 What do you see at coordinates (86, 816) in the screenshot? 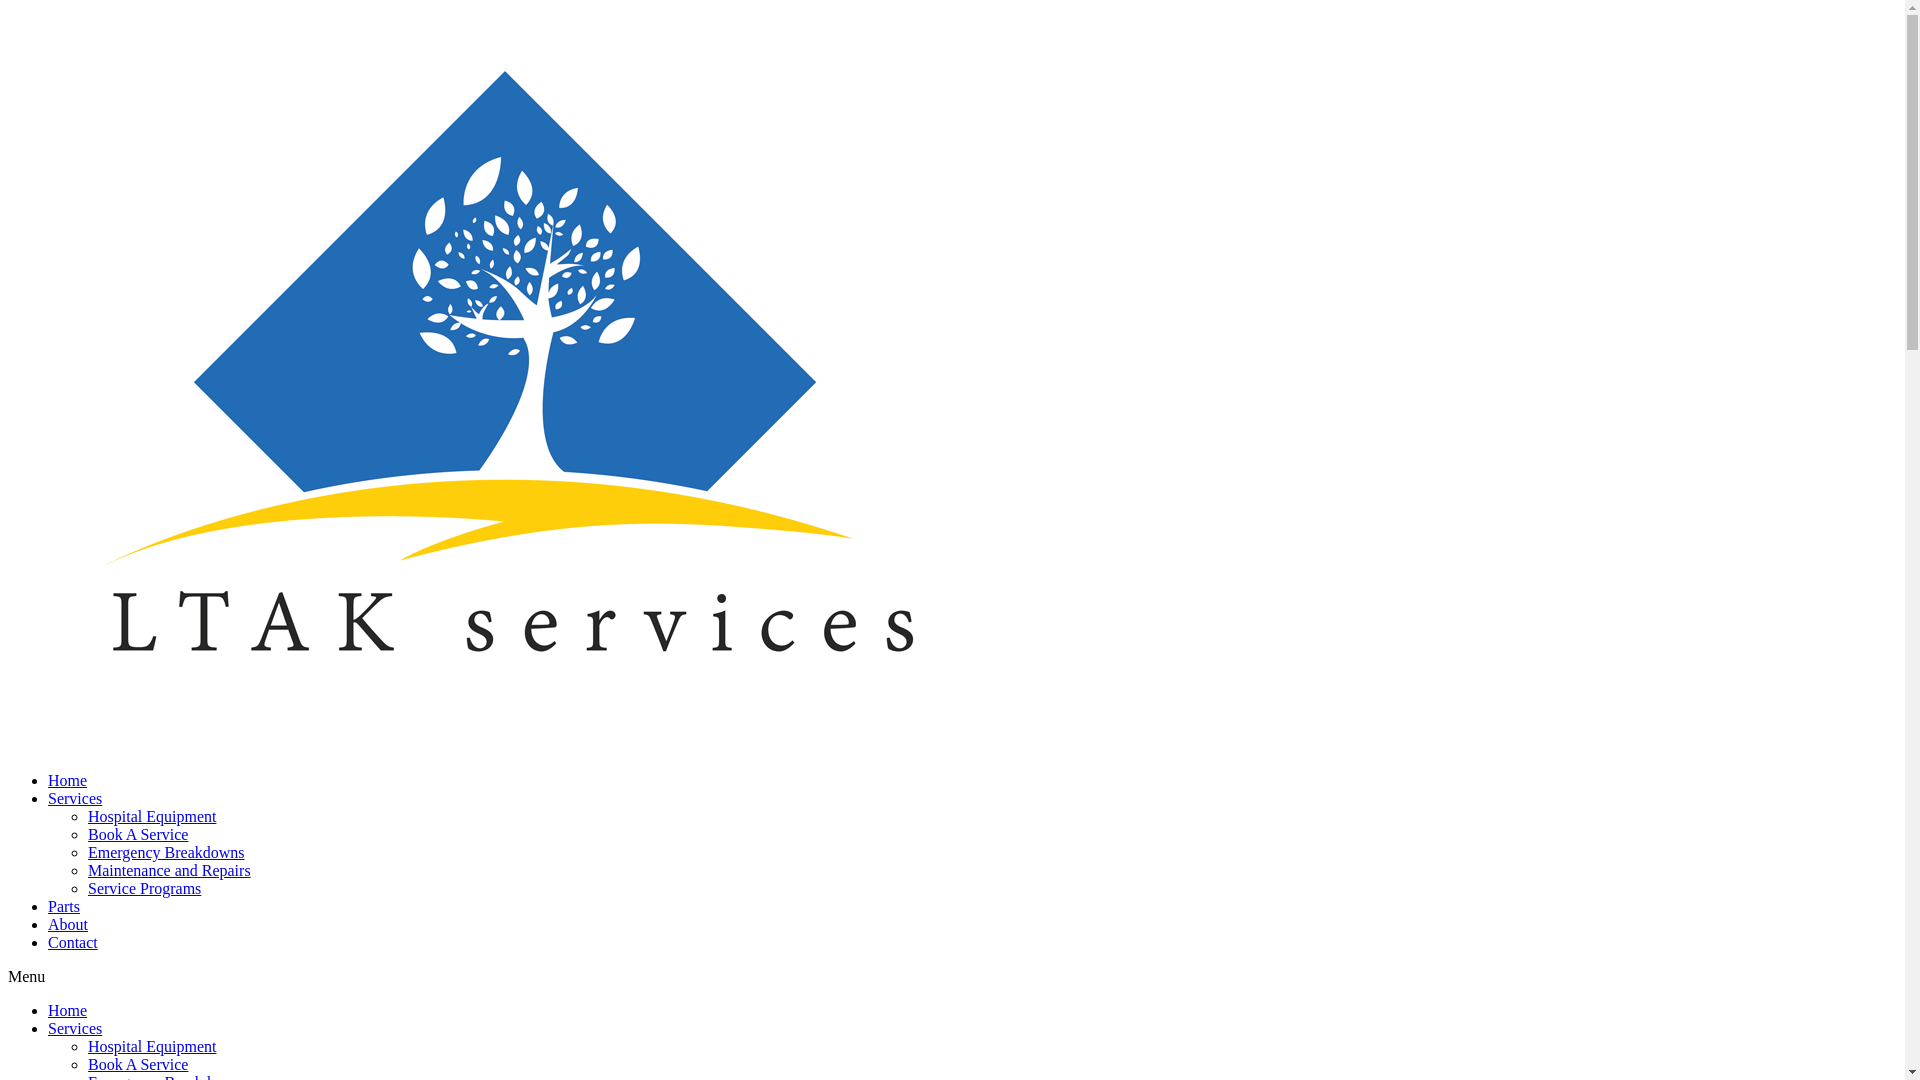
I see `'Hospital Equipment'` at bounding box center [86, 816].